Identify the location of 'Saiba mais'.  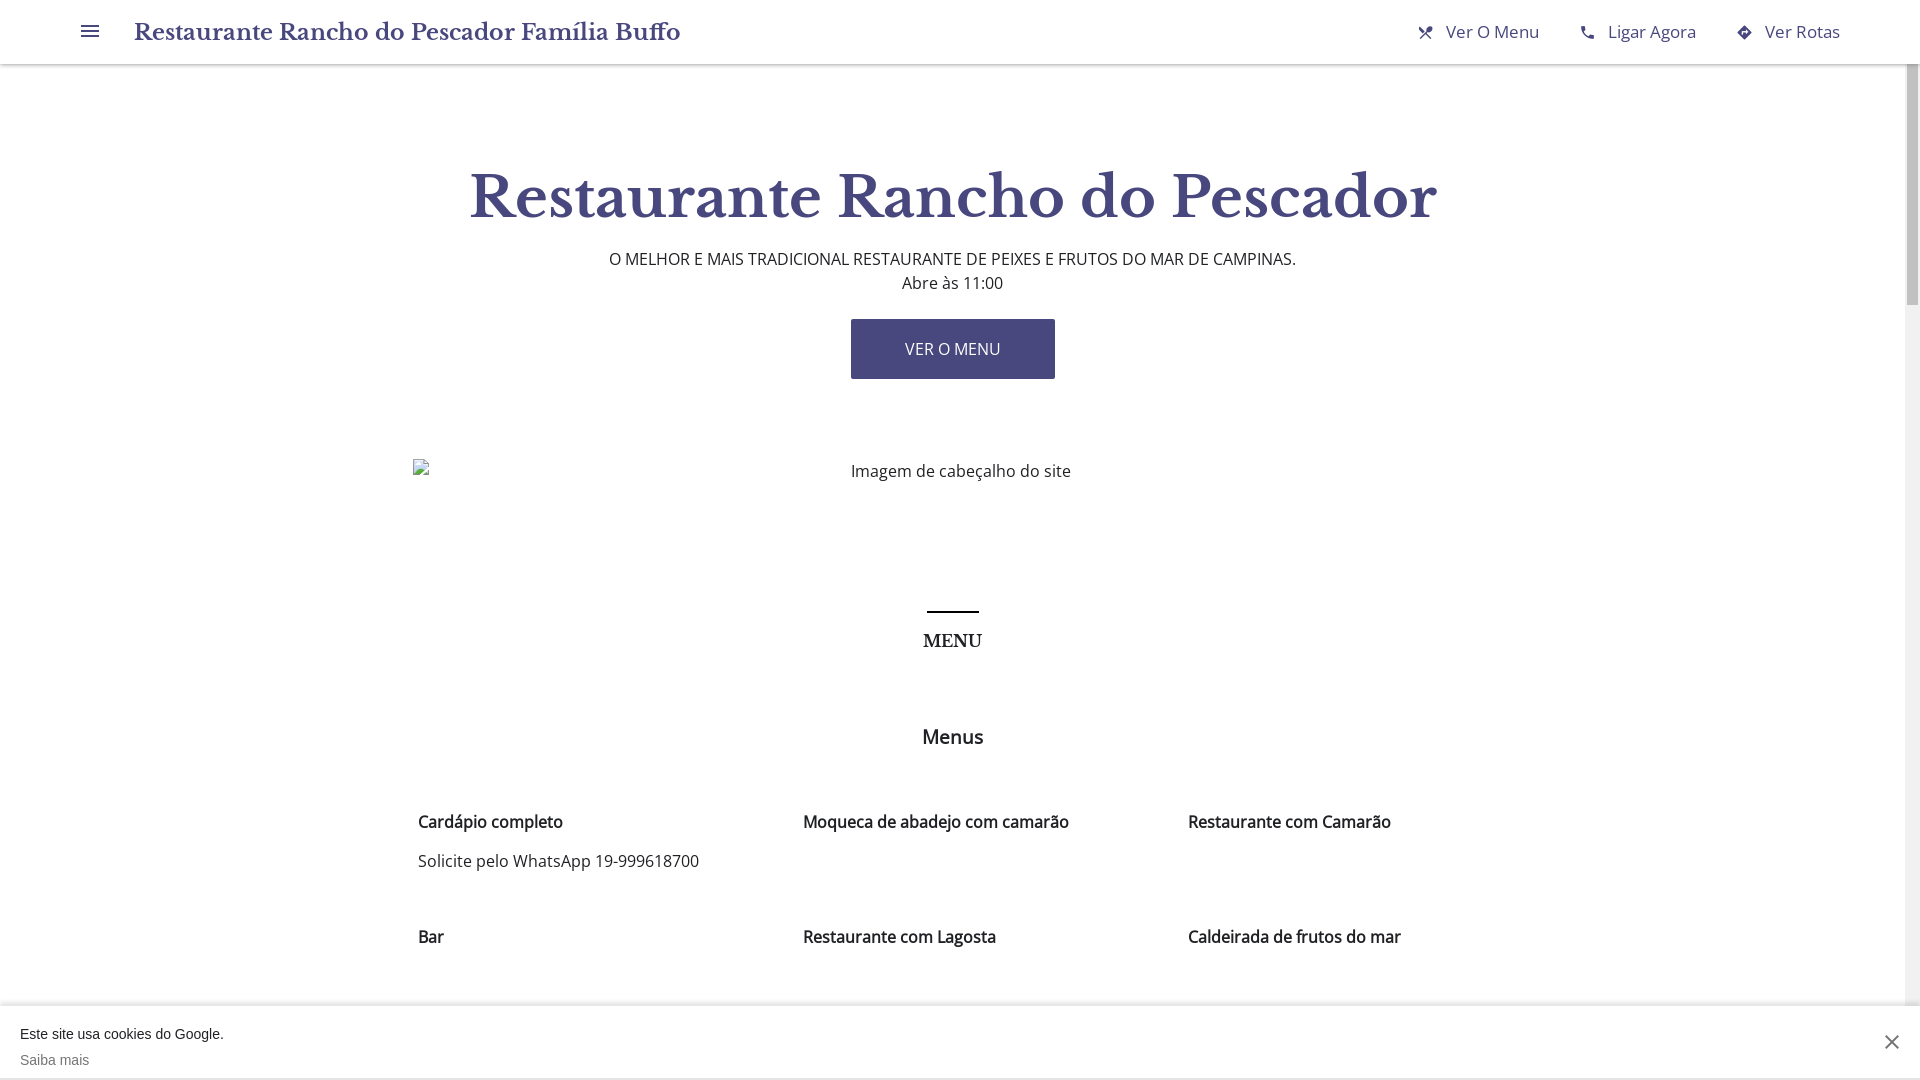
(120, 1059).